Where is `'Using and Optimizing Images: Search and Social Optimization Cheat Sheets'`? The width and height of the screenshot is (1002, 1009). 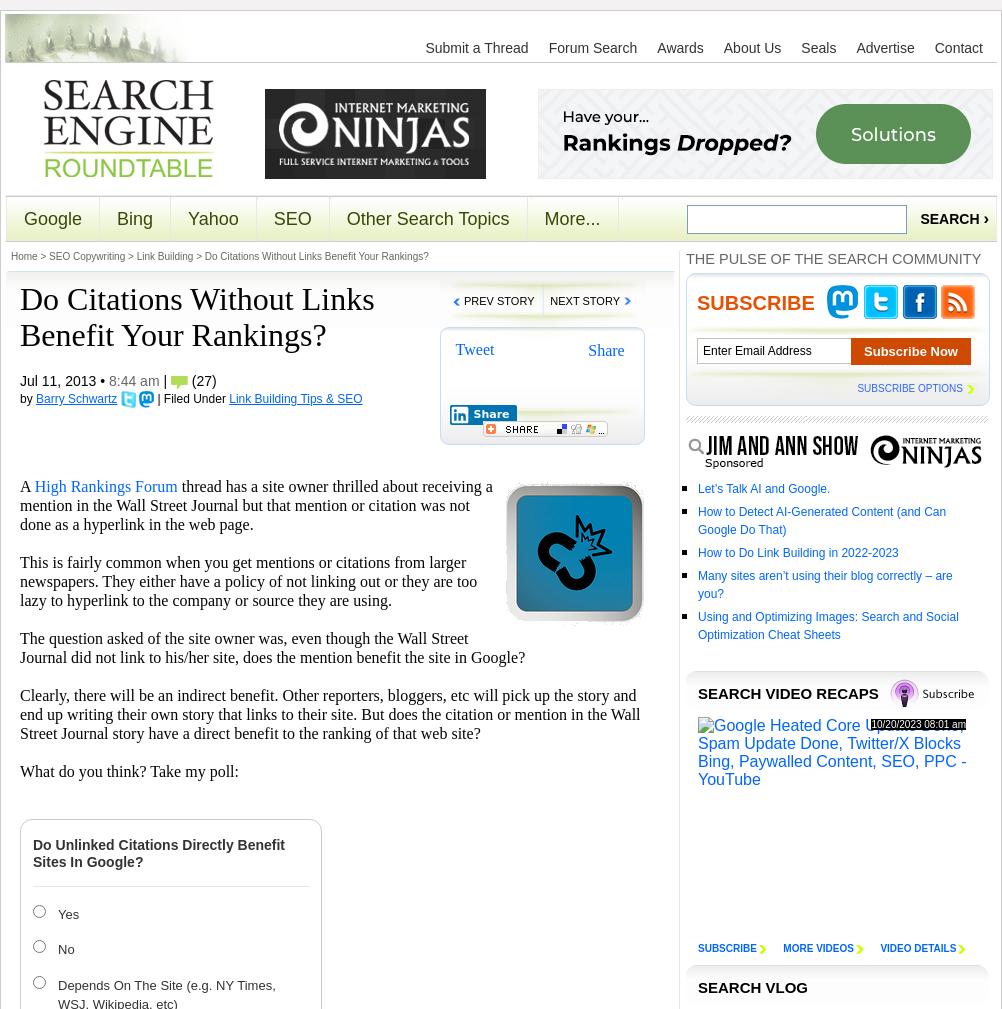
'Using and Optimizing Images: Search and Social Optimization Cheat Sheets' is located at coordinates (826, 625).